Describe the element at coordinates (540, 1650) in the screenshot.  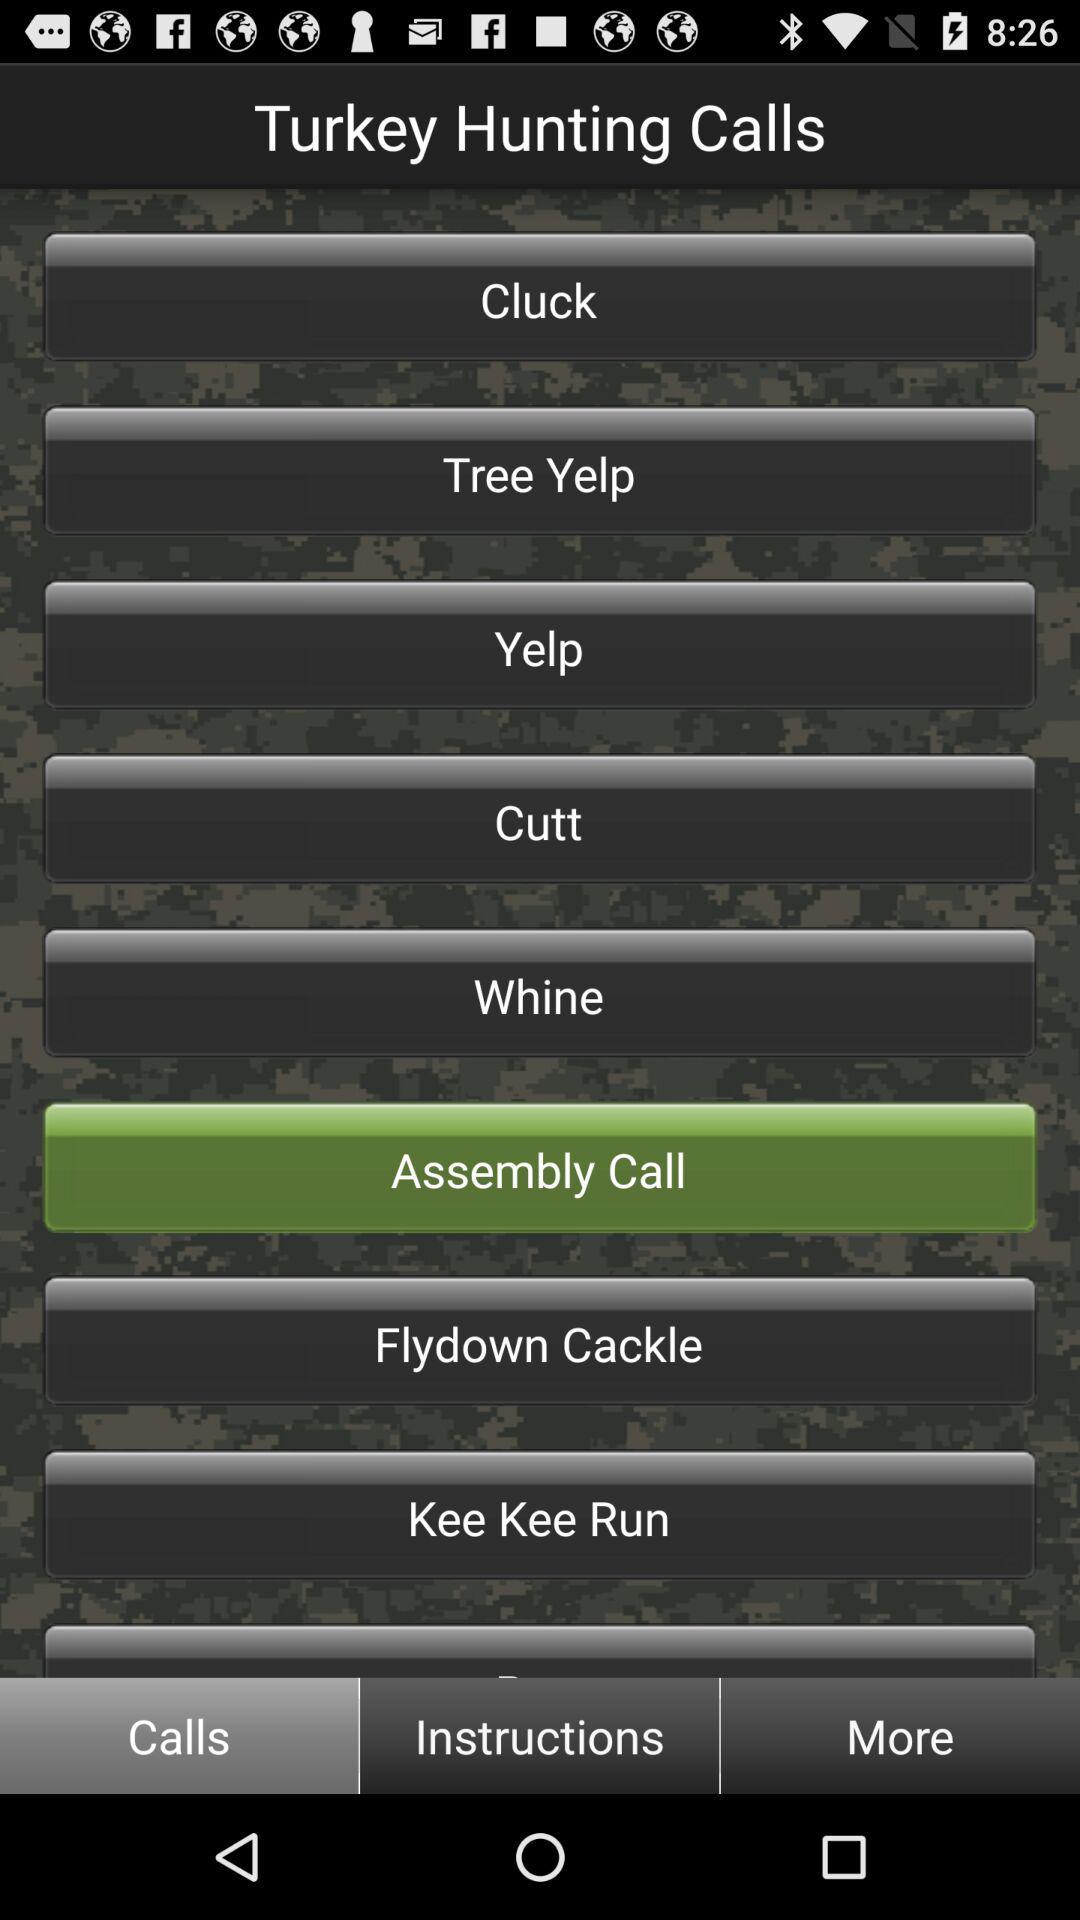
I see `the icon below the kee kee run button` at that location.